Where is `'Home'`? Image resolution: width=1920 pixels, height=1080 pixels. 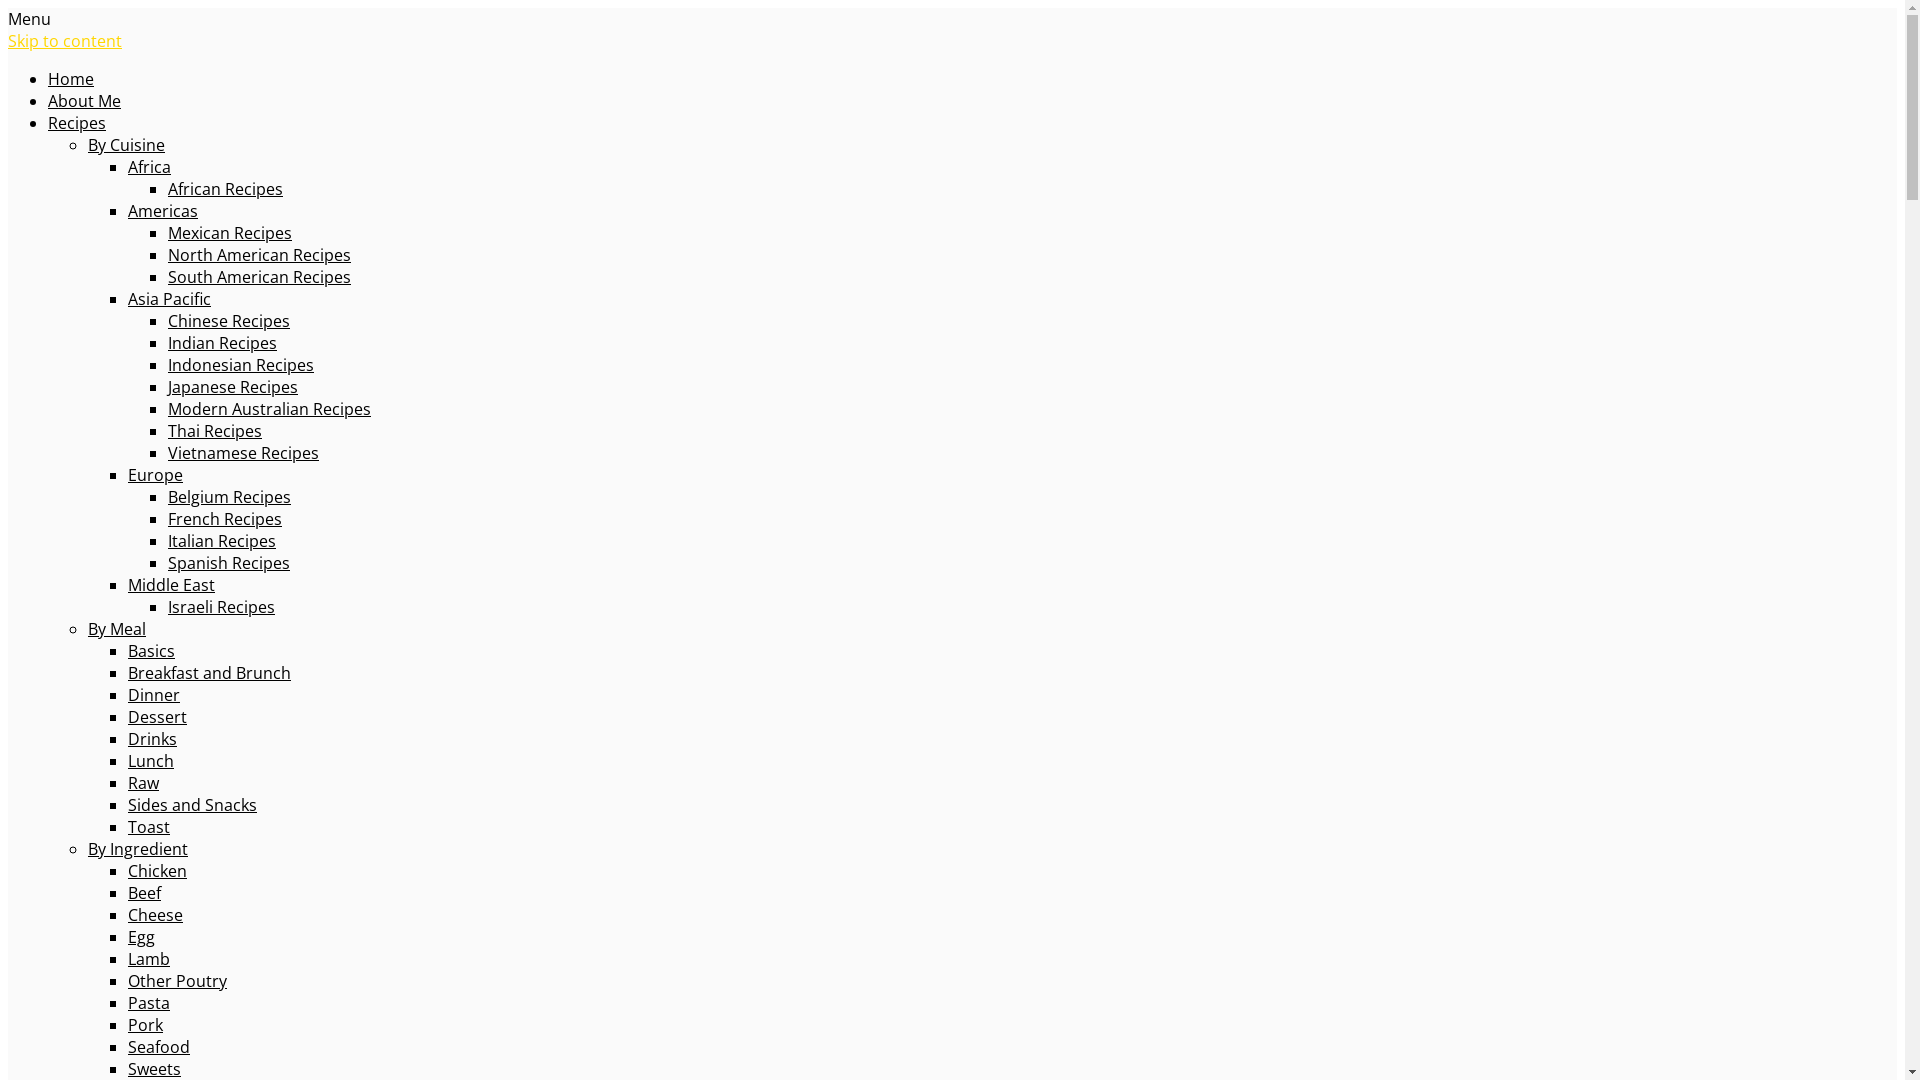
'Home' is located at coordinates (71, 77).